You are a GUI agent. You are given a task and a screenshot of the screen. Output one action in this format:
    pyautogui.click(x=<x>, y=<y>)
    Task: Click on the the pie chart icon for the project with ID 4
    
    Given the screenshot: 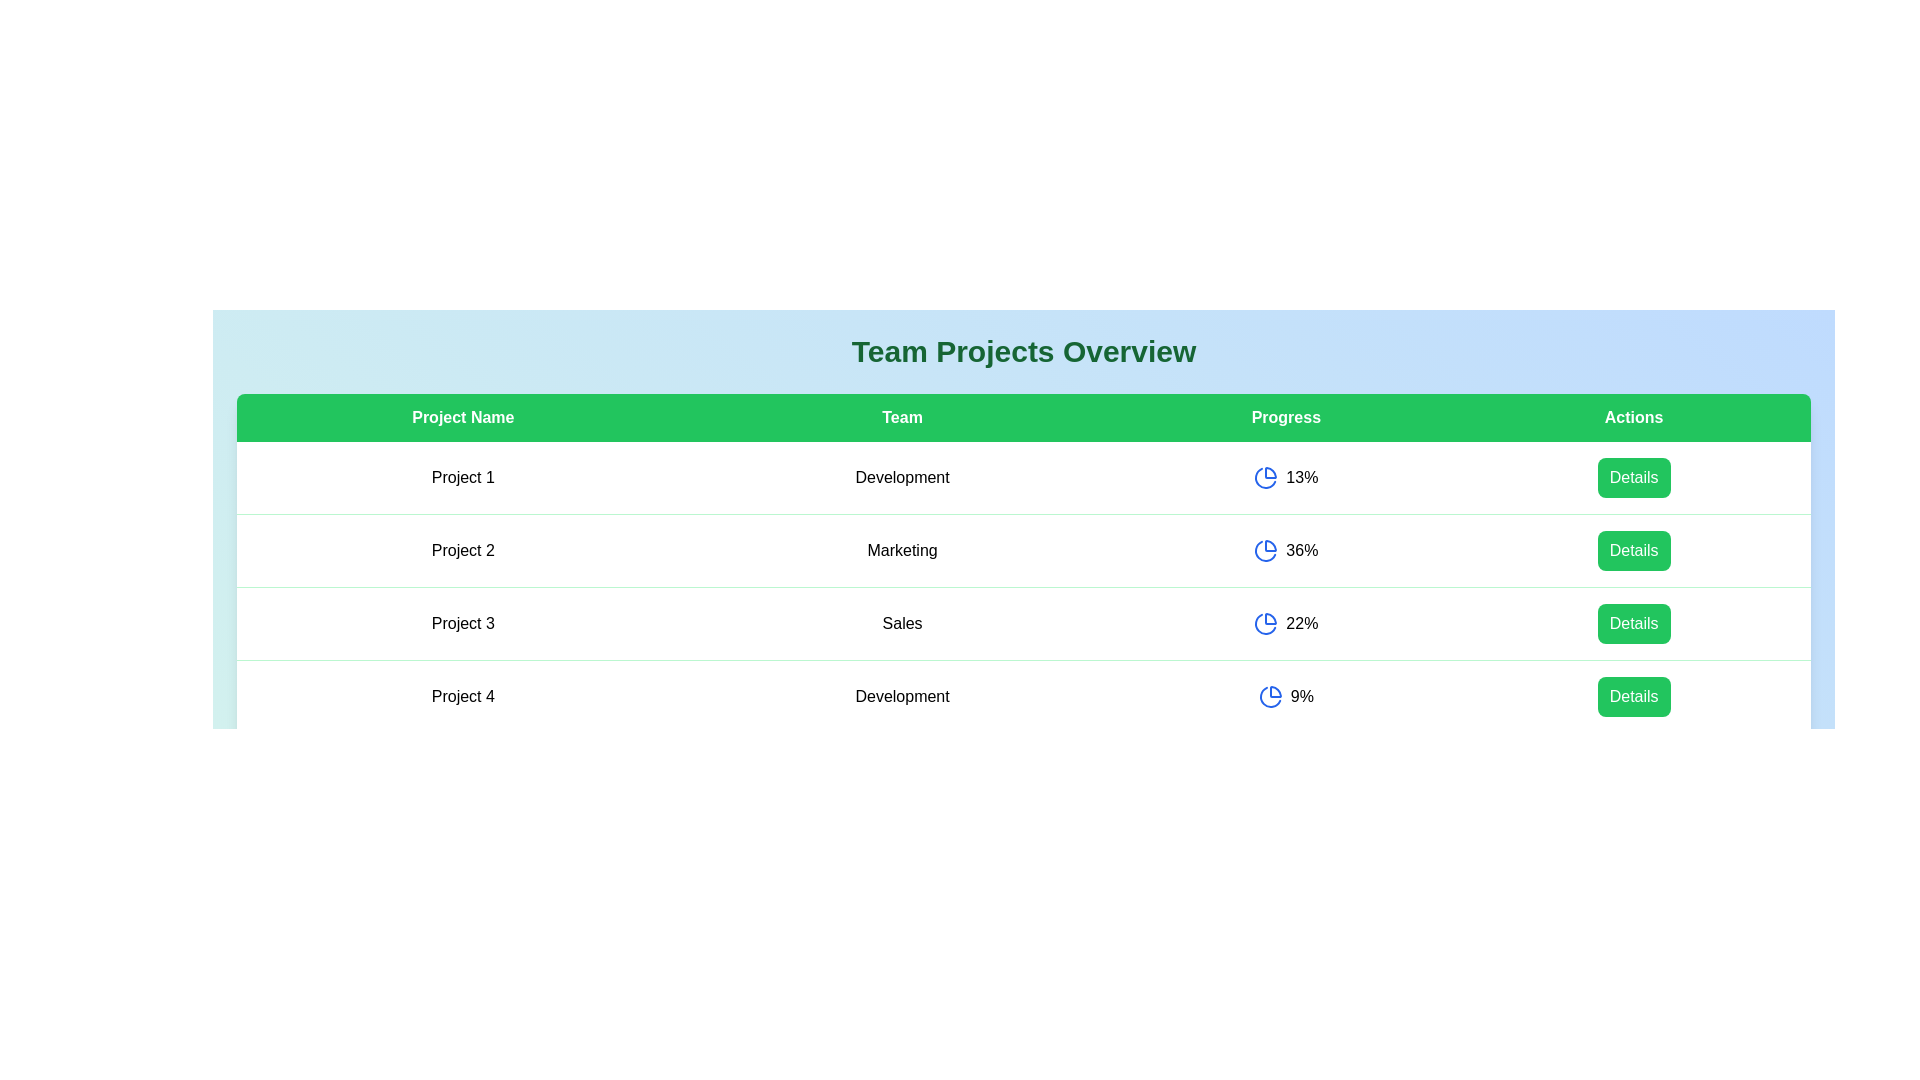 What is the action you would take?
    pyautogui.click(x=1269, y=696)
    